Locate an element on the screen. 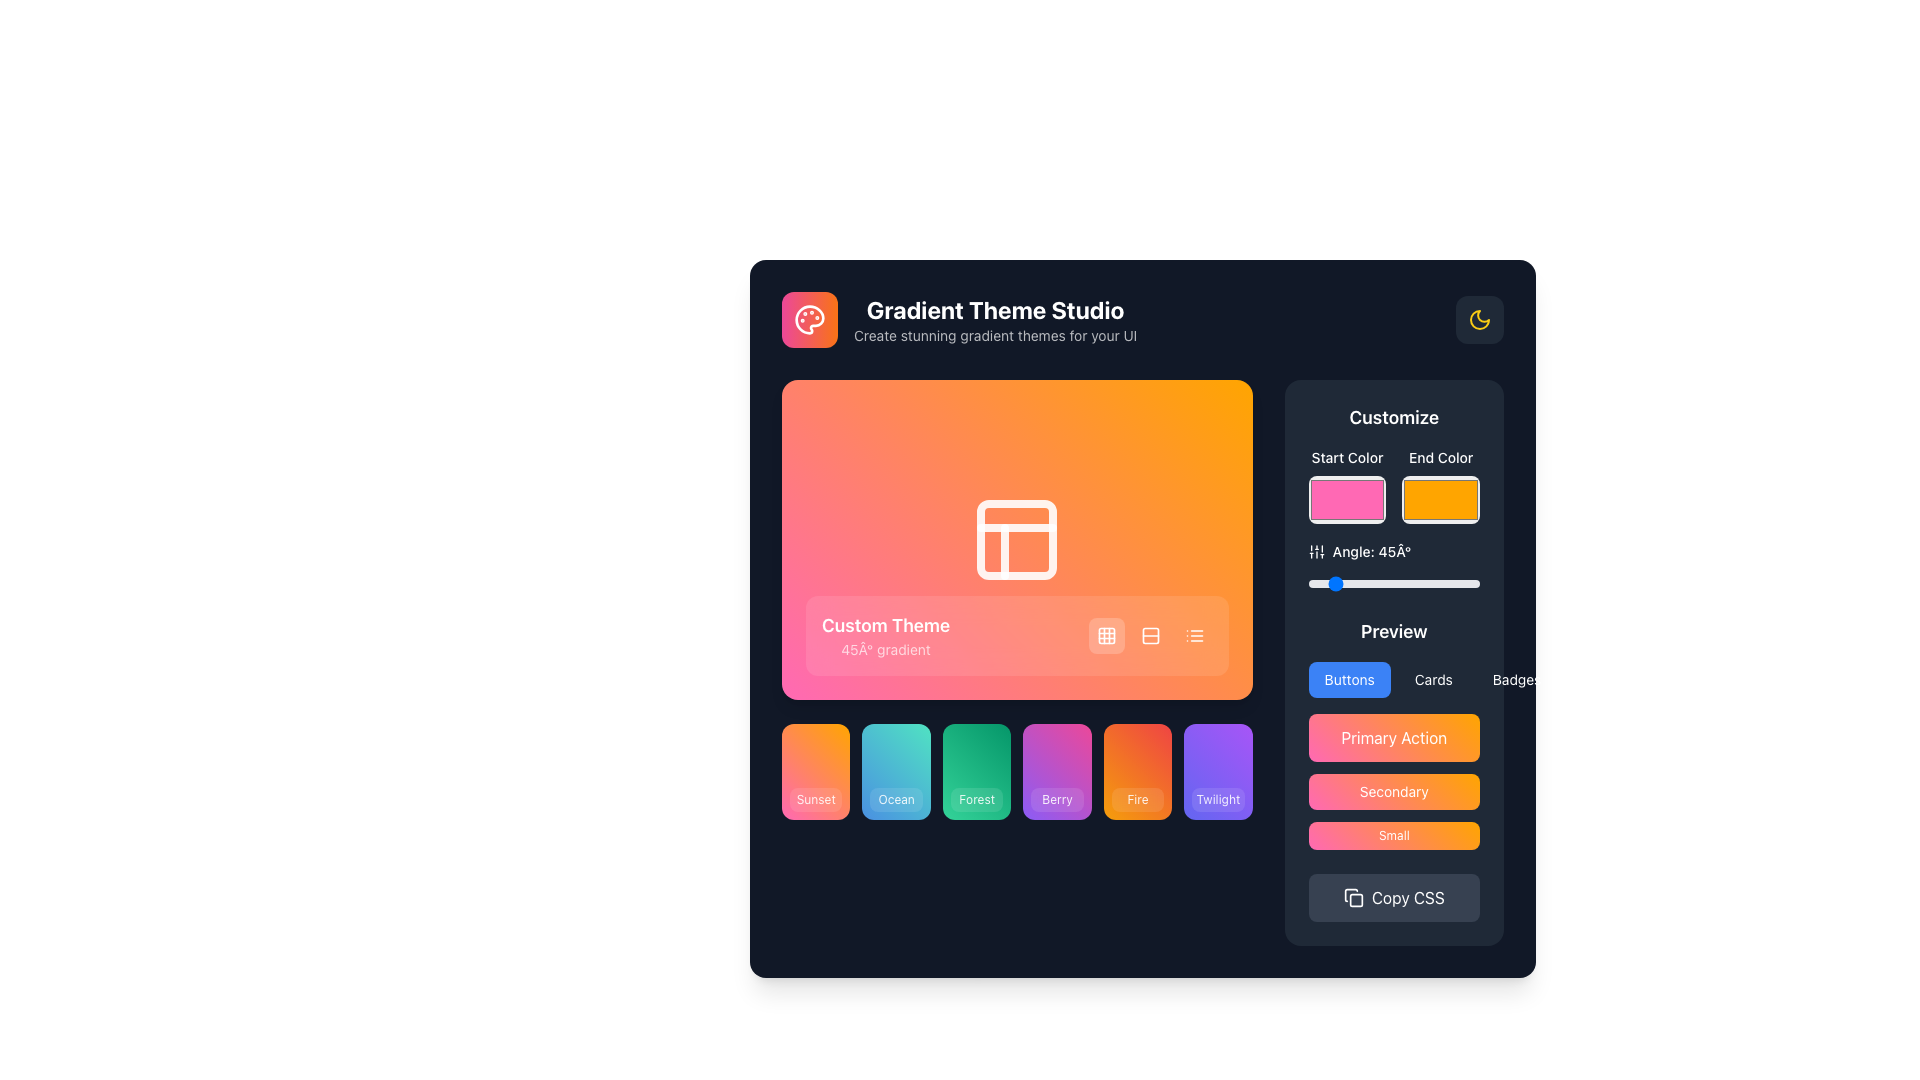 Image resolution: width=1920 pixels, height=1080 pixels. the Header text section titled 'Gradient Theme Studio' for additional tooltips is located at coordinates (958, 319).